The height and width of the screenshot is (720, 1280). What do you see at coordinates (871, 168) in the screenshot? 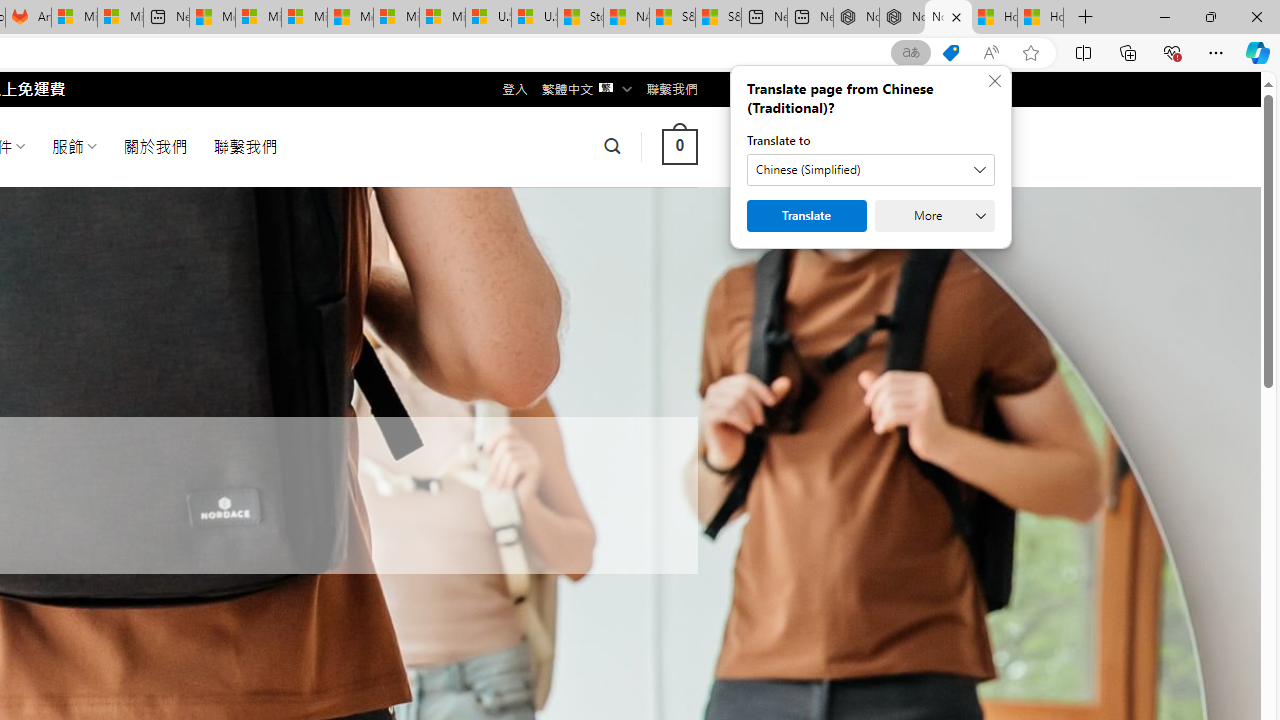
I see `'Translate to'` at bounding box center [871, 168].